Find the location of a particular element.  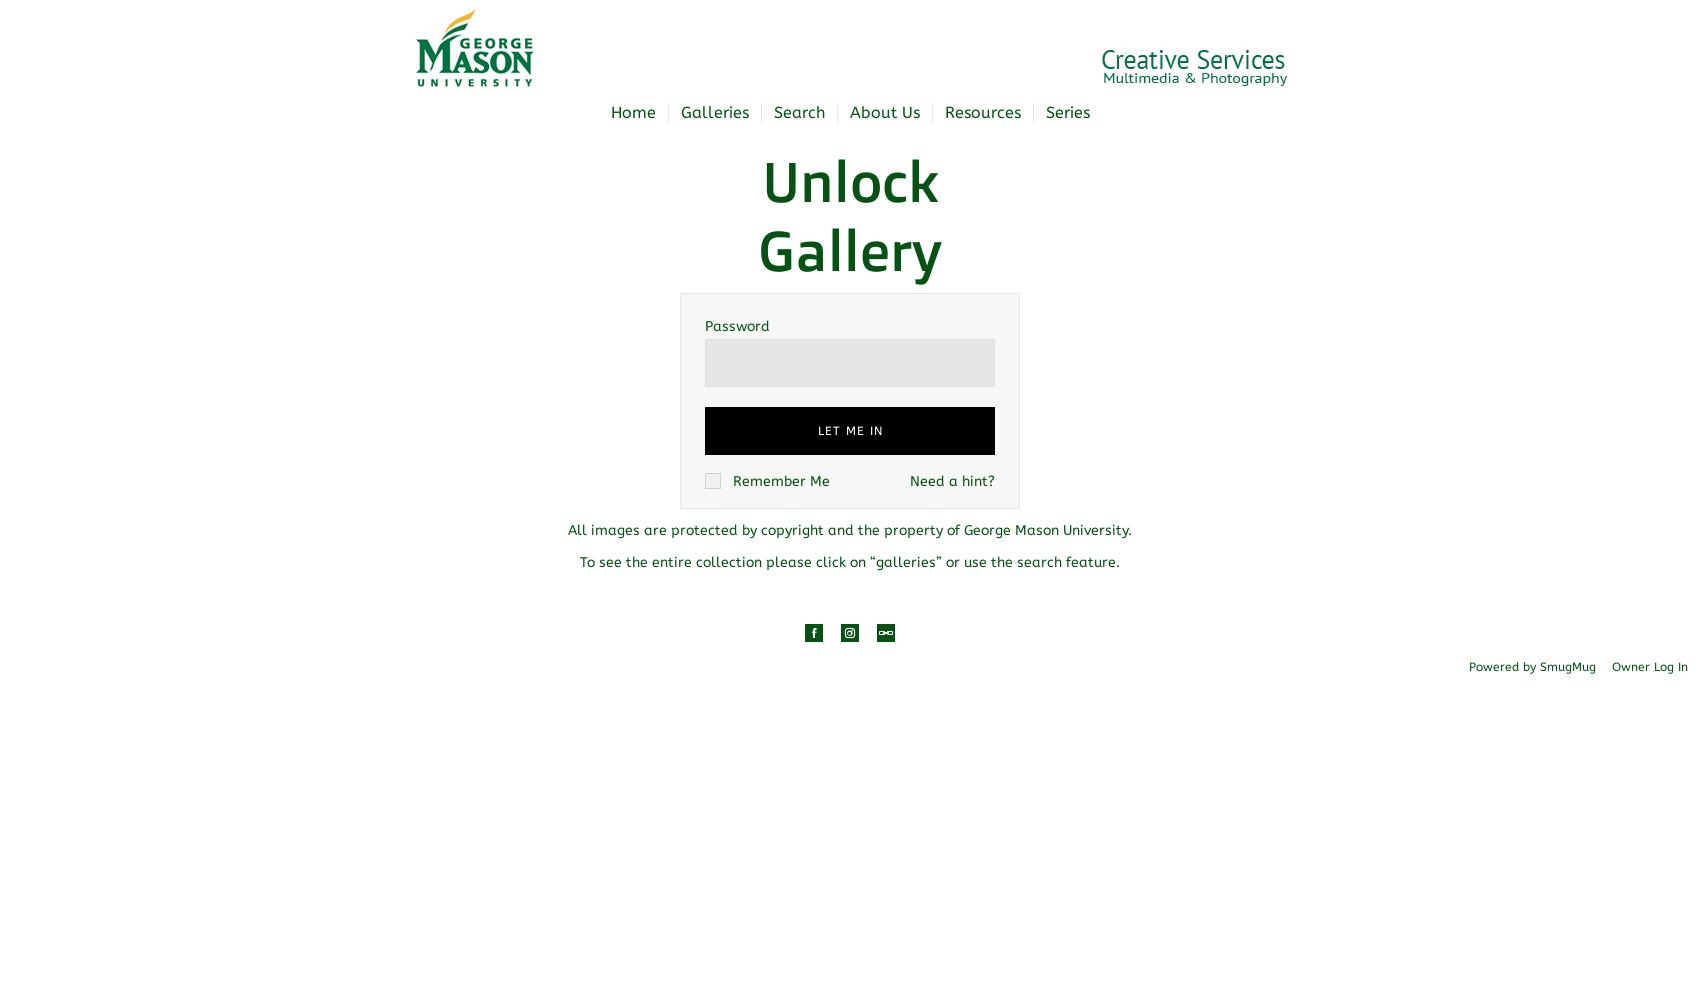

'To see the entire collection please click on “galleries” or use the search feature.' is located at coordinates (850, 561).